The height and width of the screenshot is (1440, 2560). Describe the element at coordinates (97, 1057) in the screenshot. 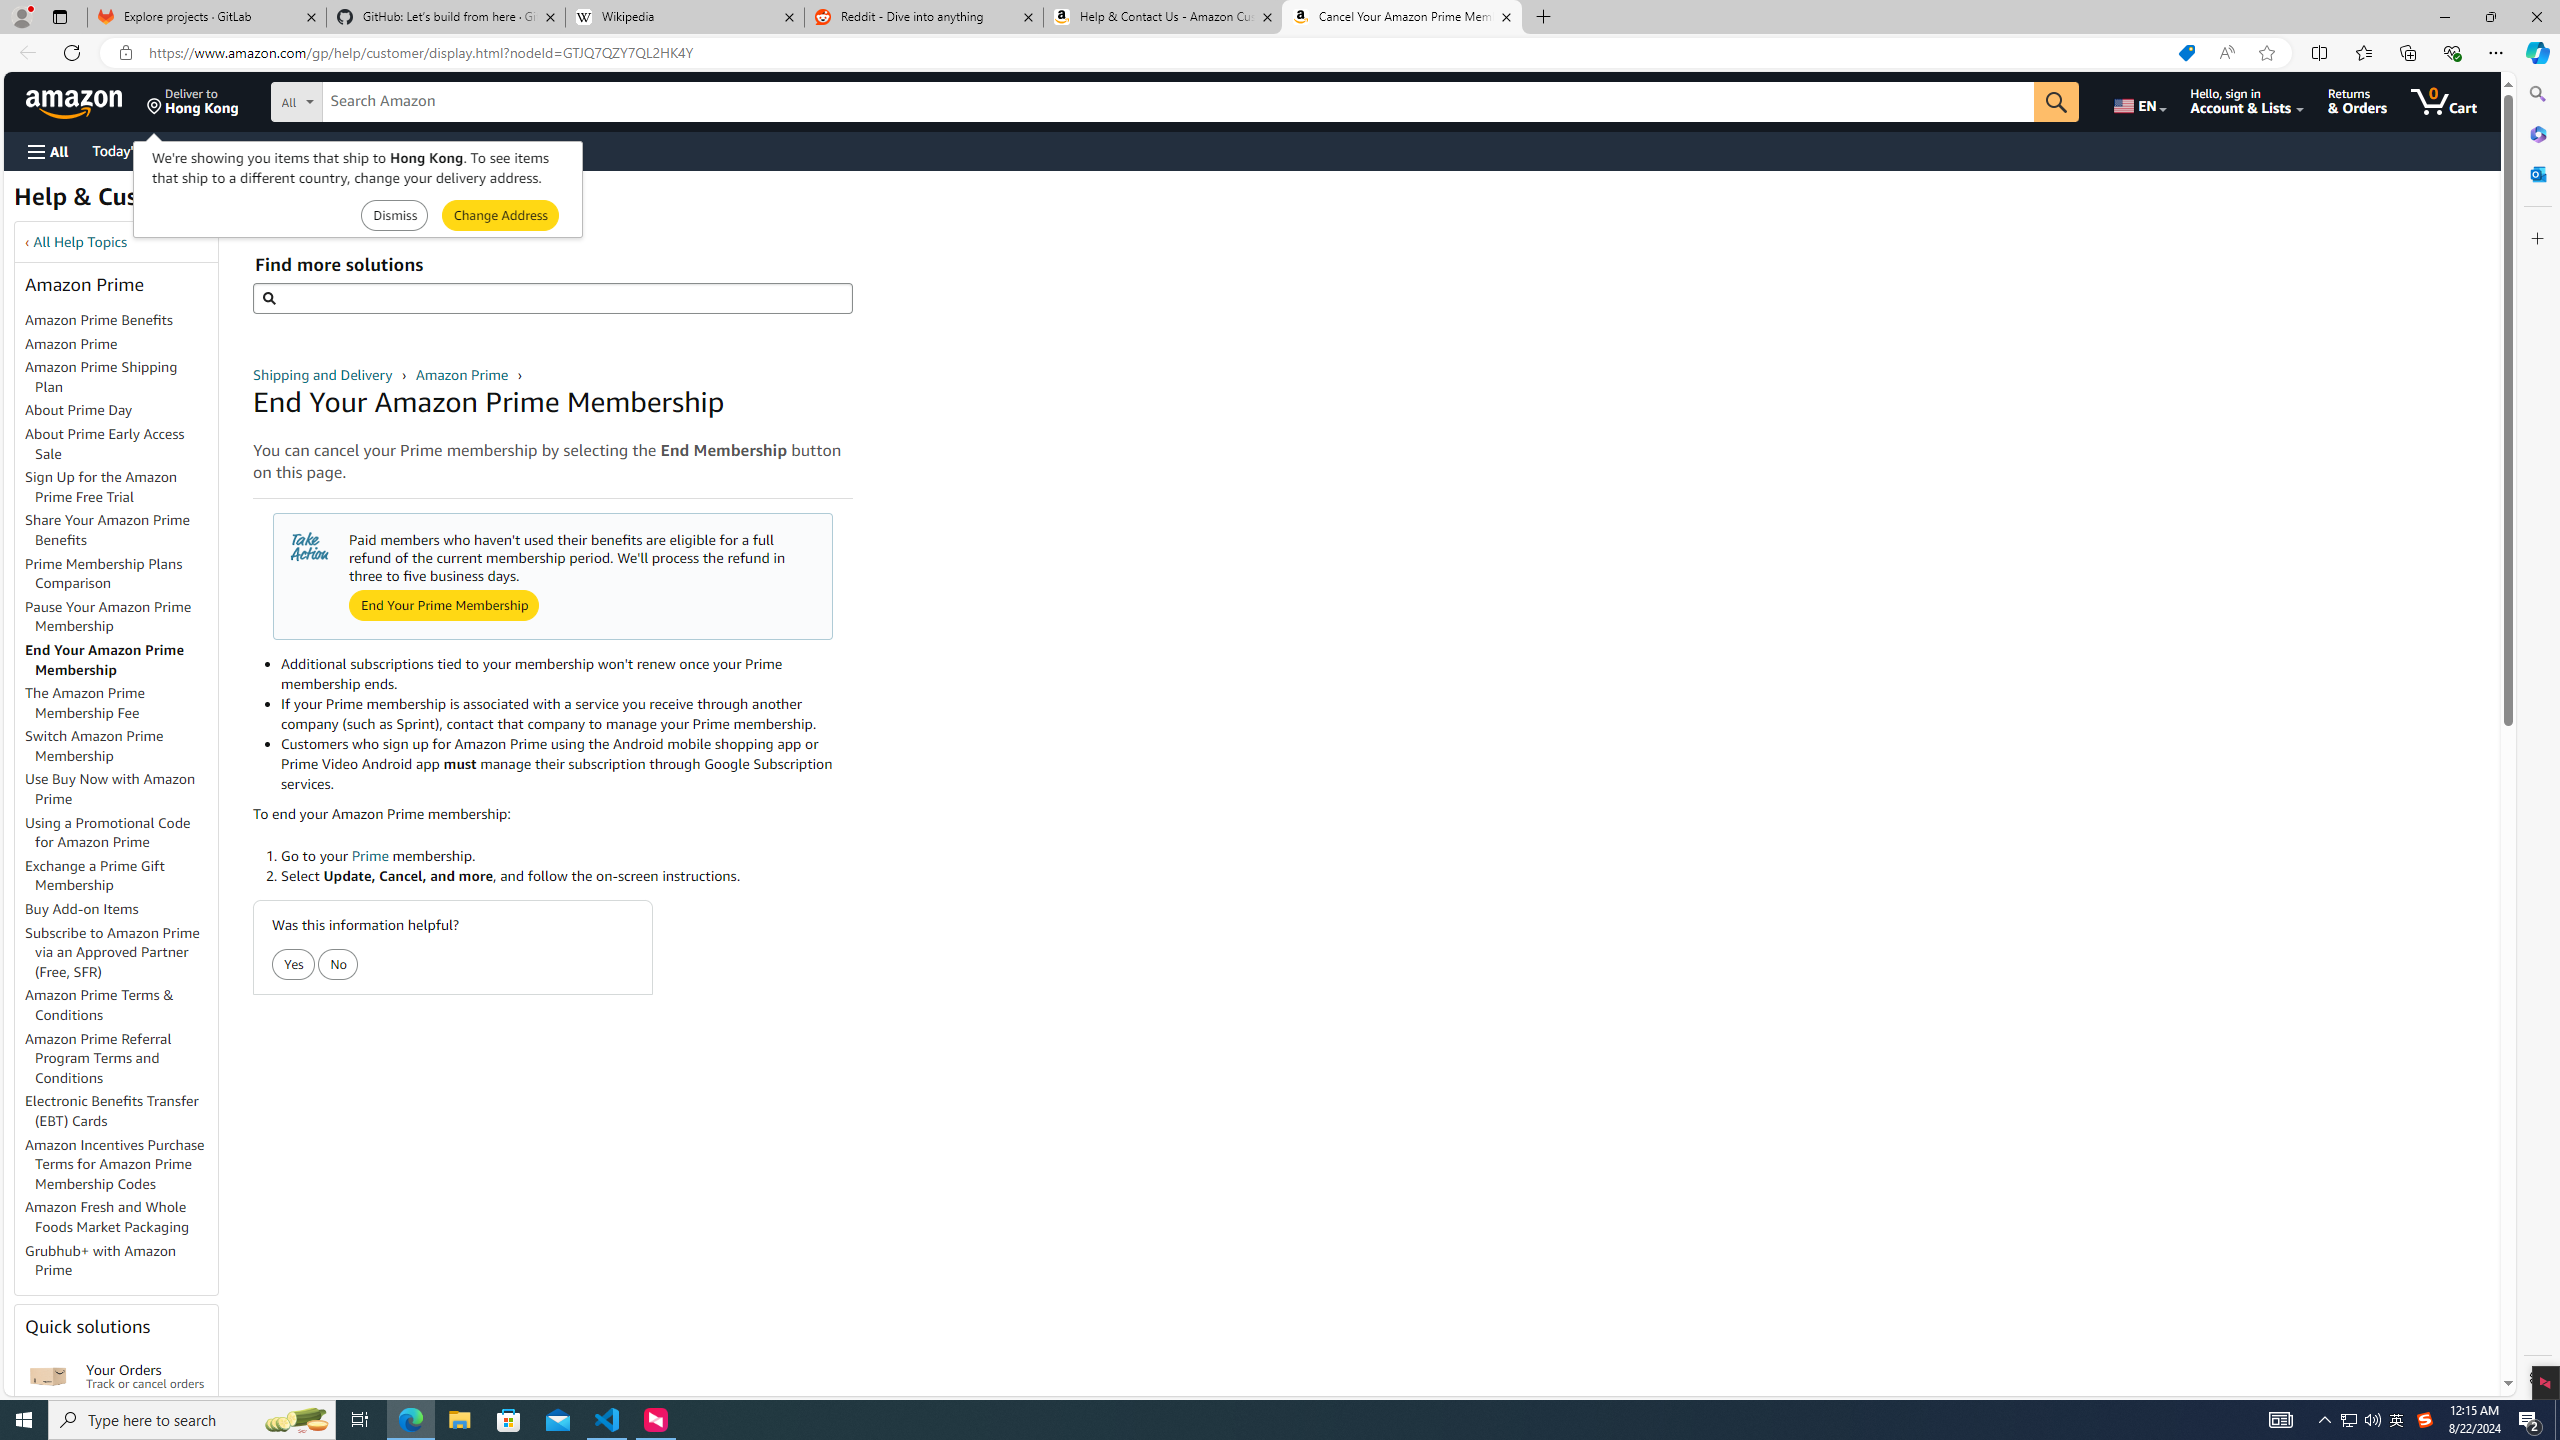

I see `'Amazon Prime Referral Program Terms and Conditions'` at that location.